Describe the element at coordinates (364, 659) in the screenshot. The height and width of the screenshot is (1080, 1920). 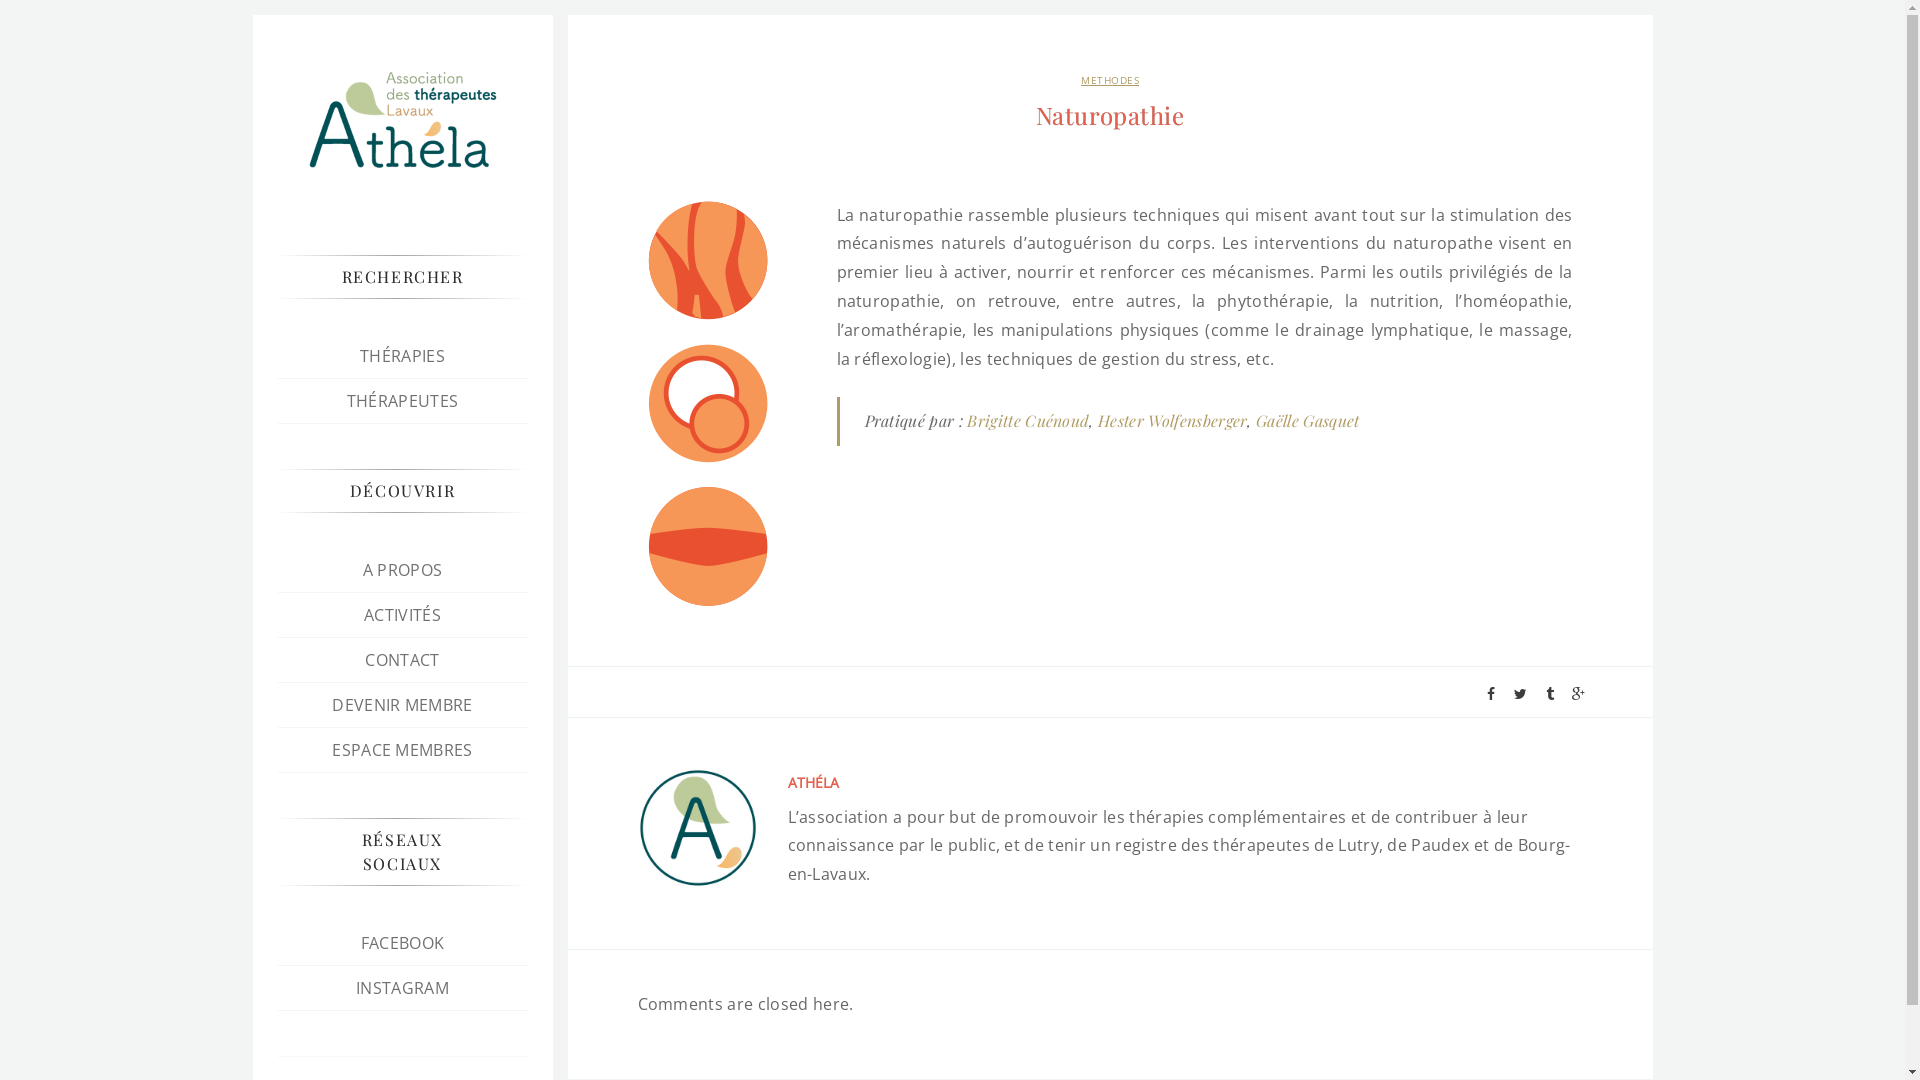
I see `'CONTACT'` at that location.